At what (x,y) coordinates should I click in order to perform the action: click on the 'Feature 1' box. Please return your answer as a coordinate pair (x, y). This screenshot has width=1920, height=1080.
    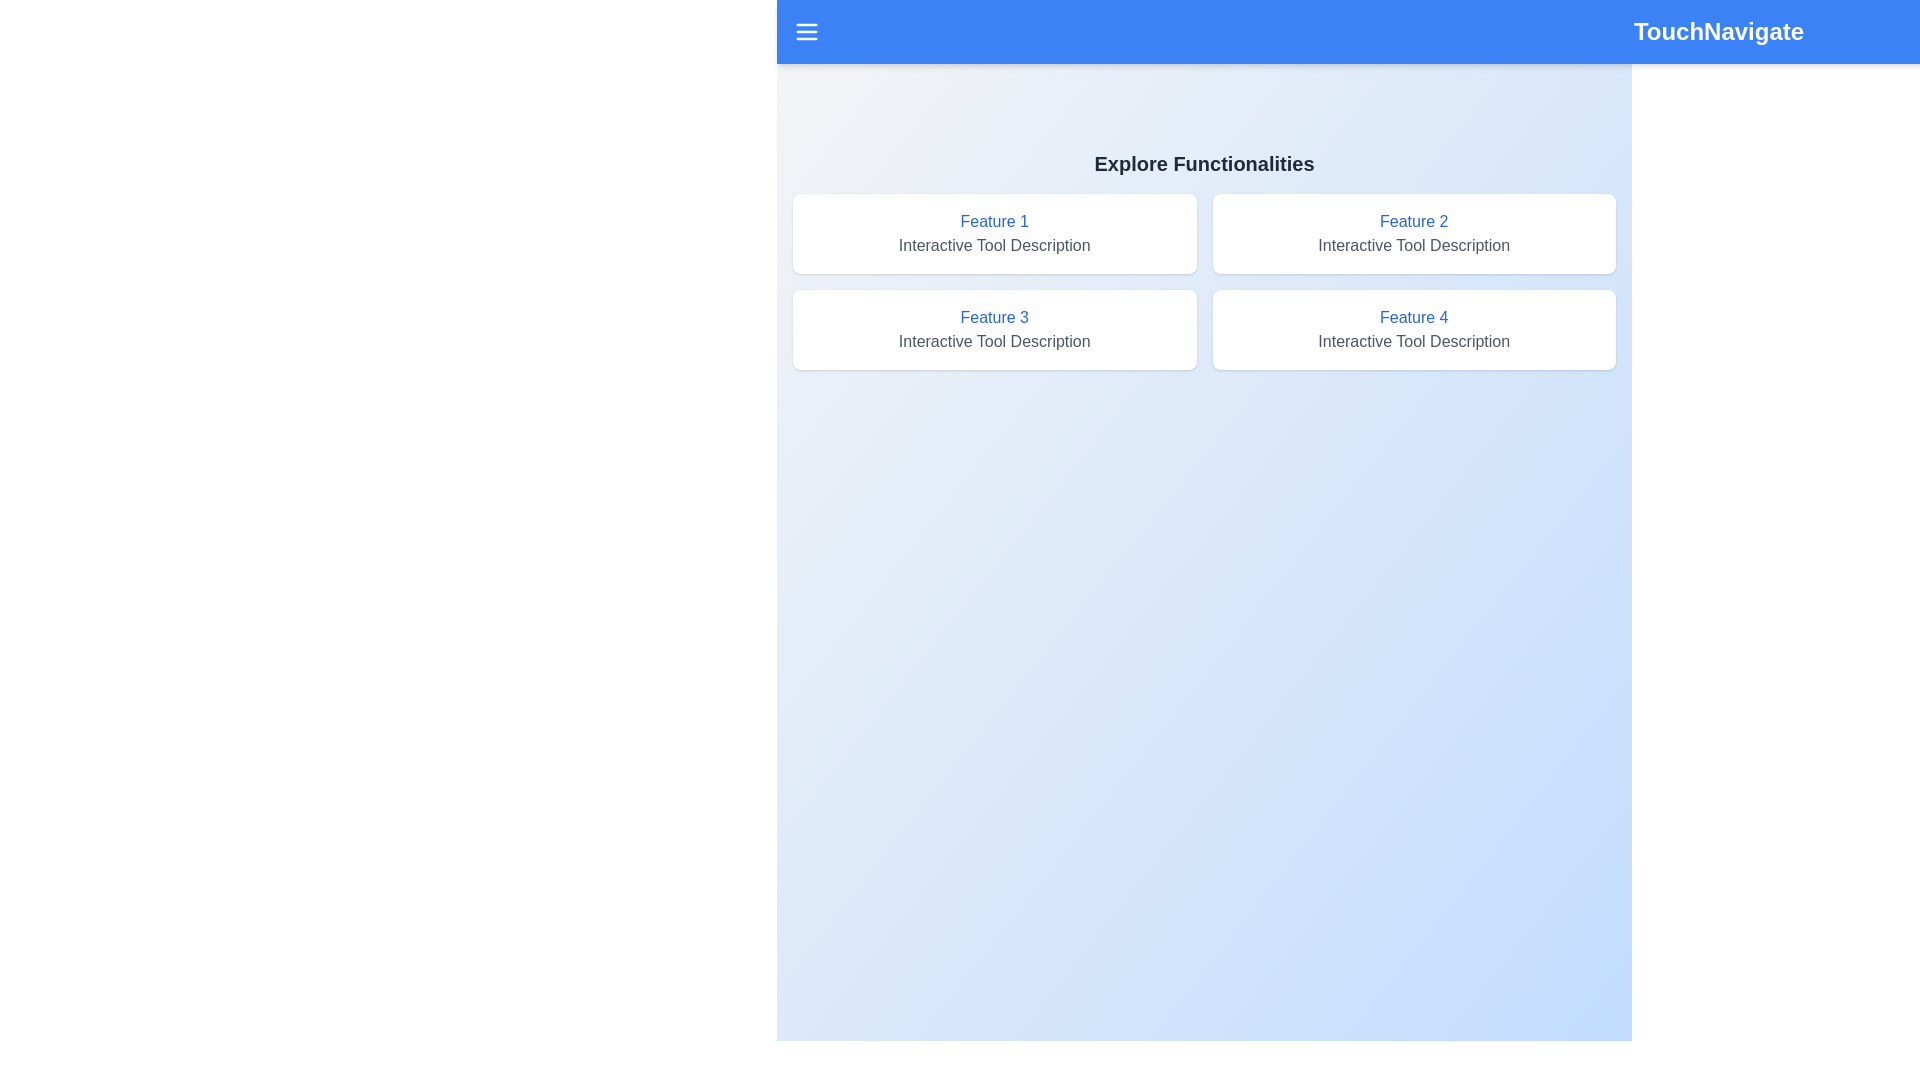
    Looking at the image, I should click on (994, 233).